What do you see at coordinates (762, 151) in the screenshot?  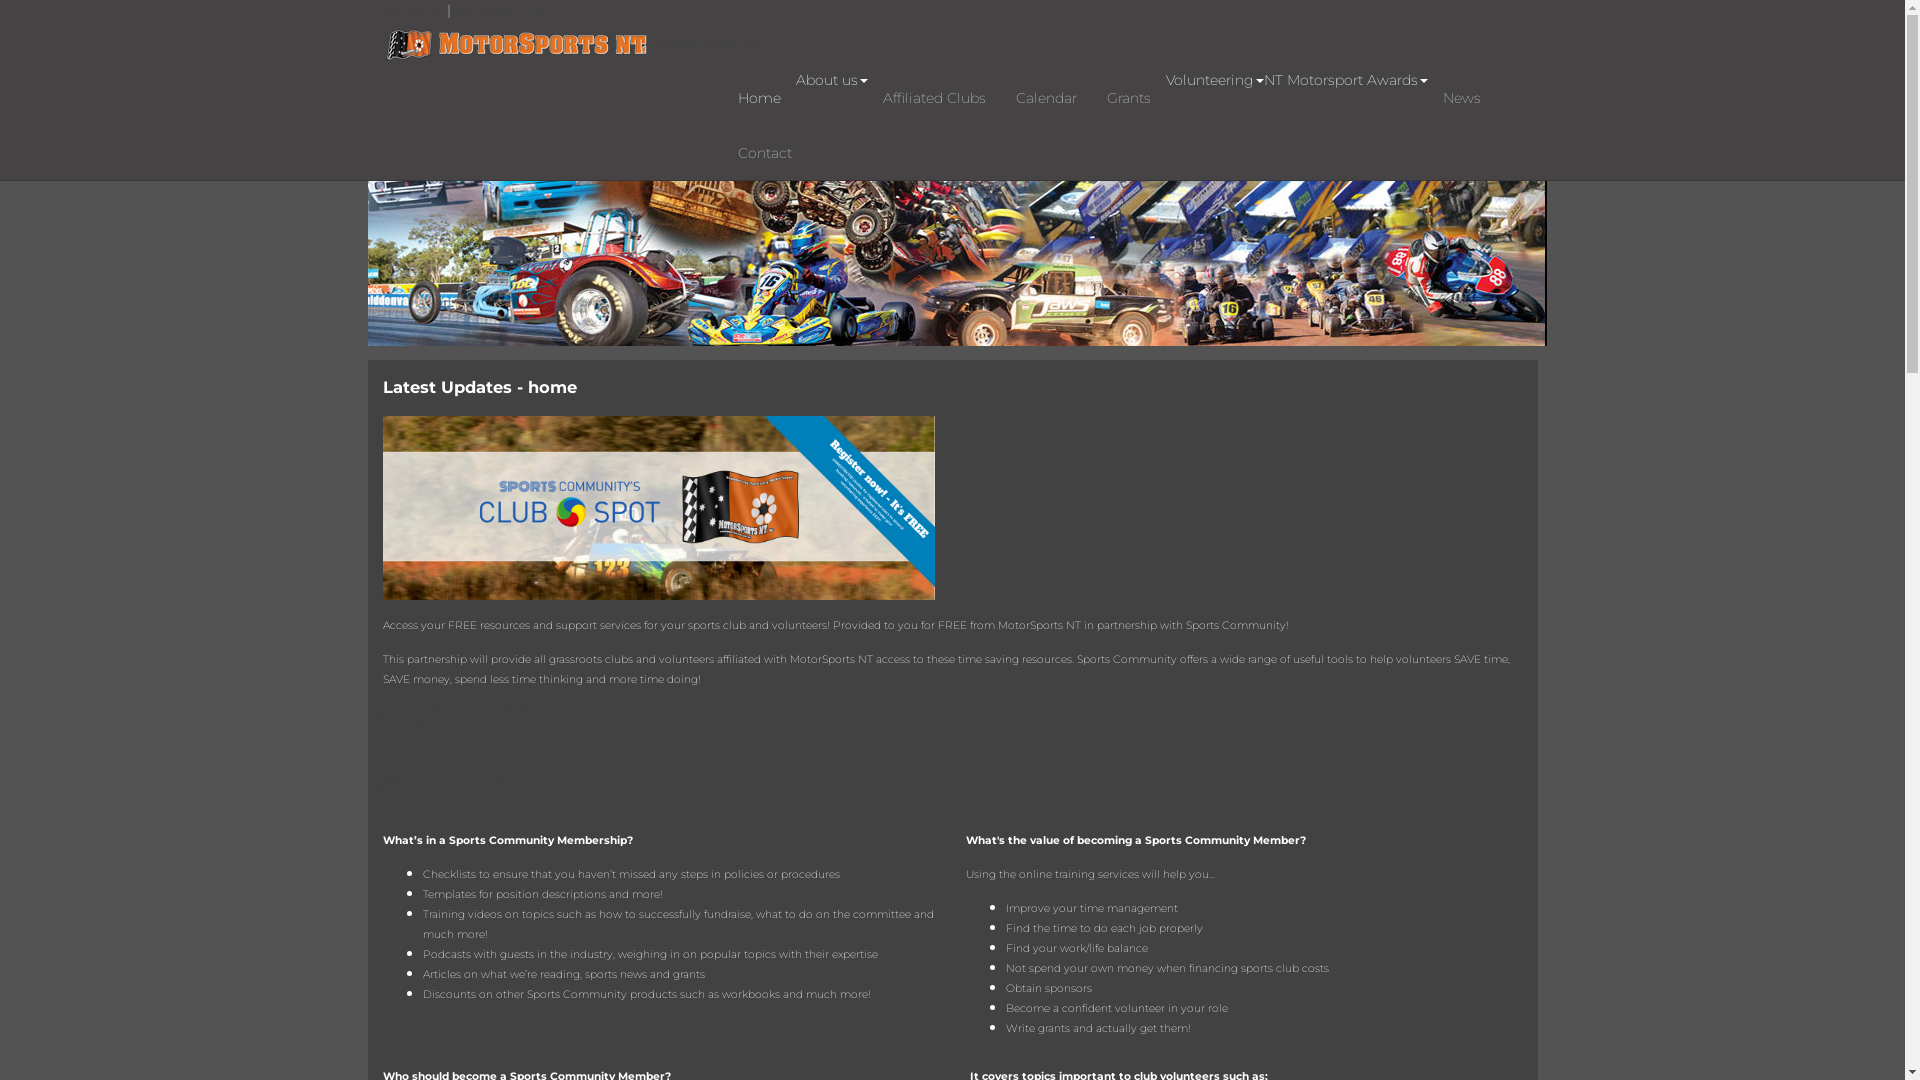 I see `'Contact'` at bounding box center [762, 151].